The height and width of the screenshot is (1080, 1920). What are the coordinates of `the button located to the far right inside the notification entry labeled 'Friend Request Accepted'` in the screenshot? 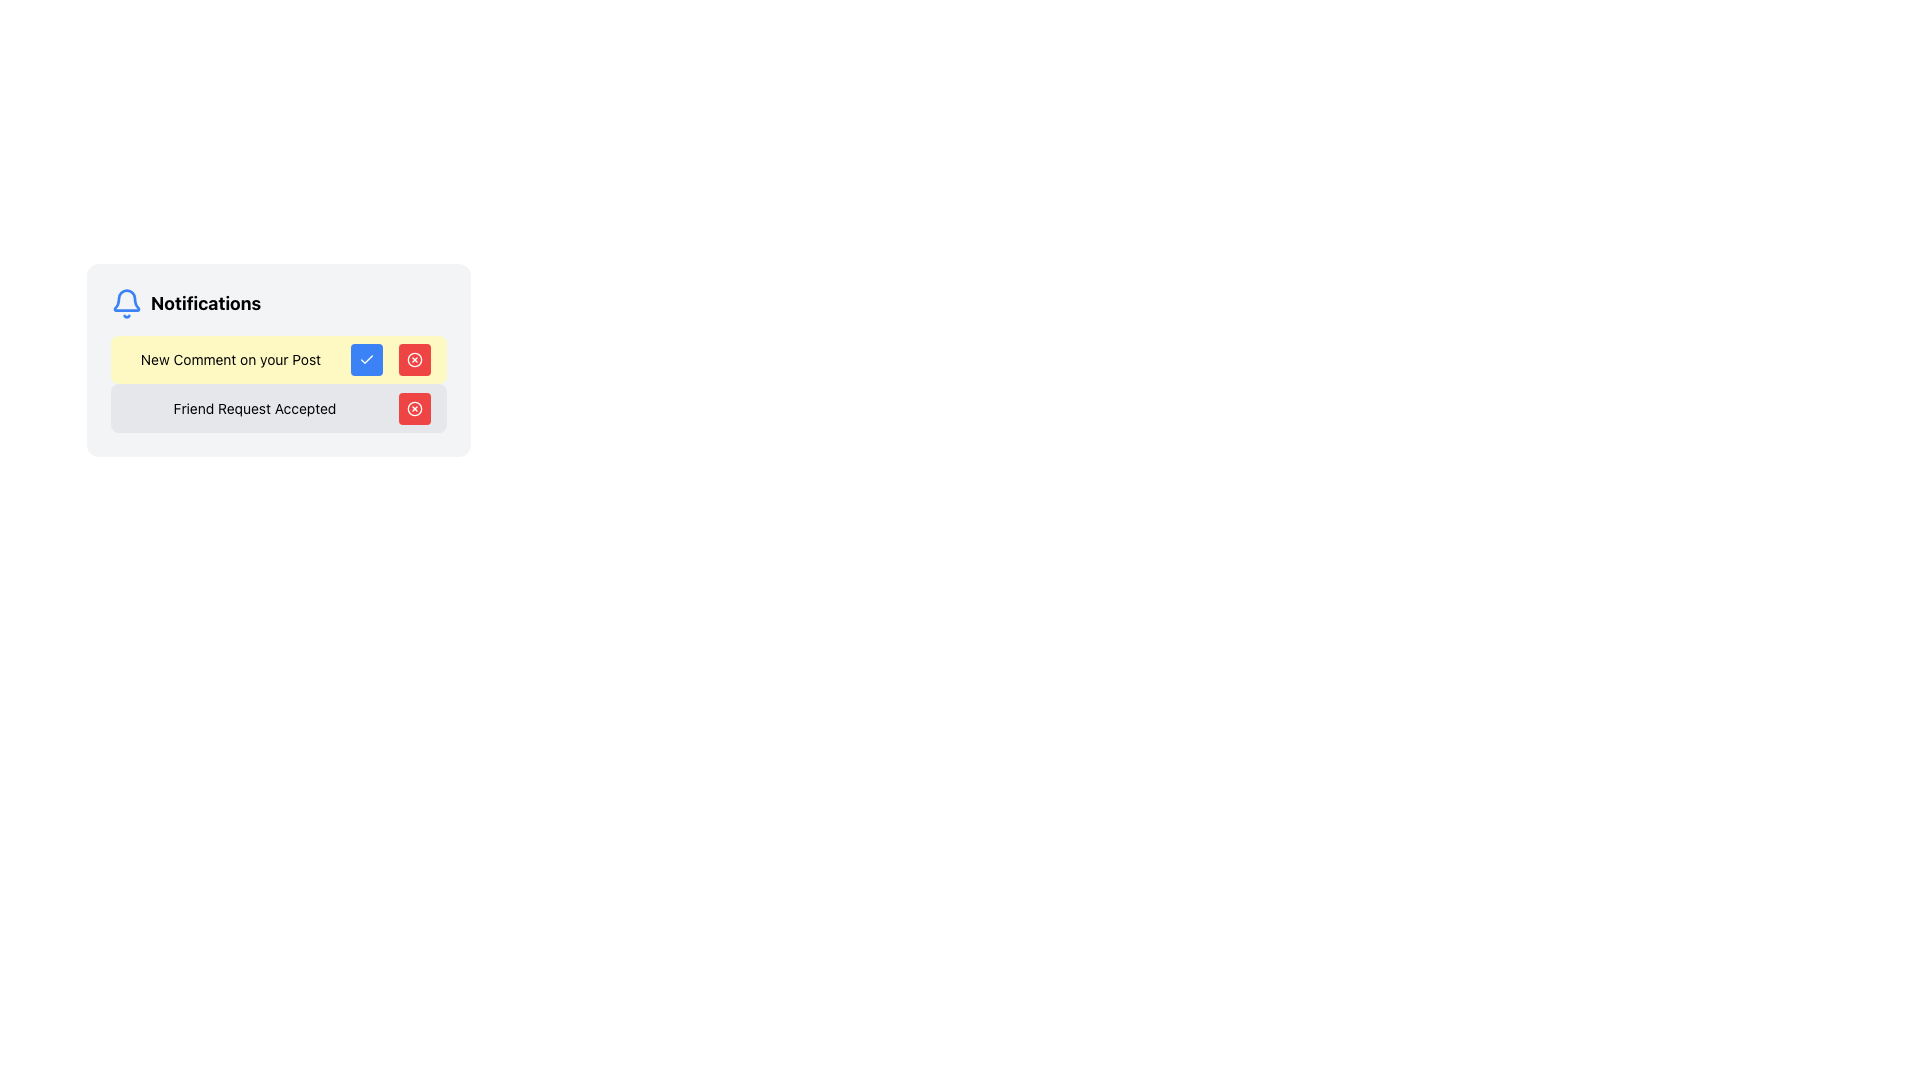 It's located at (413, 407).